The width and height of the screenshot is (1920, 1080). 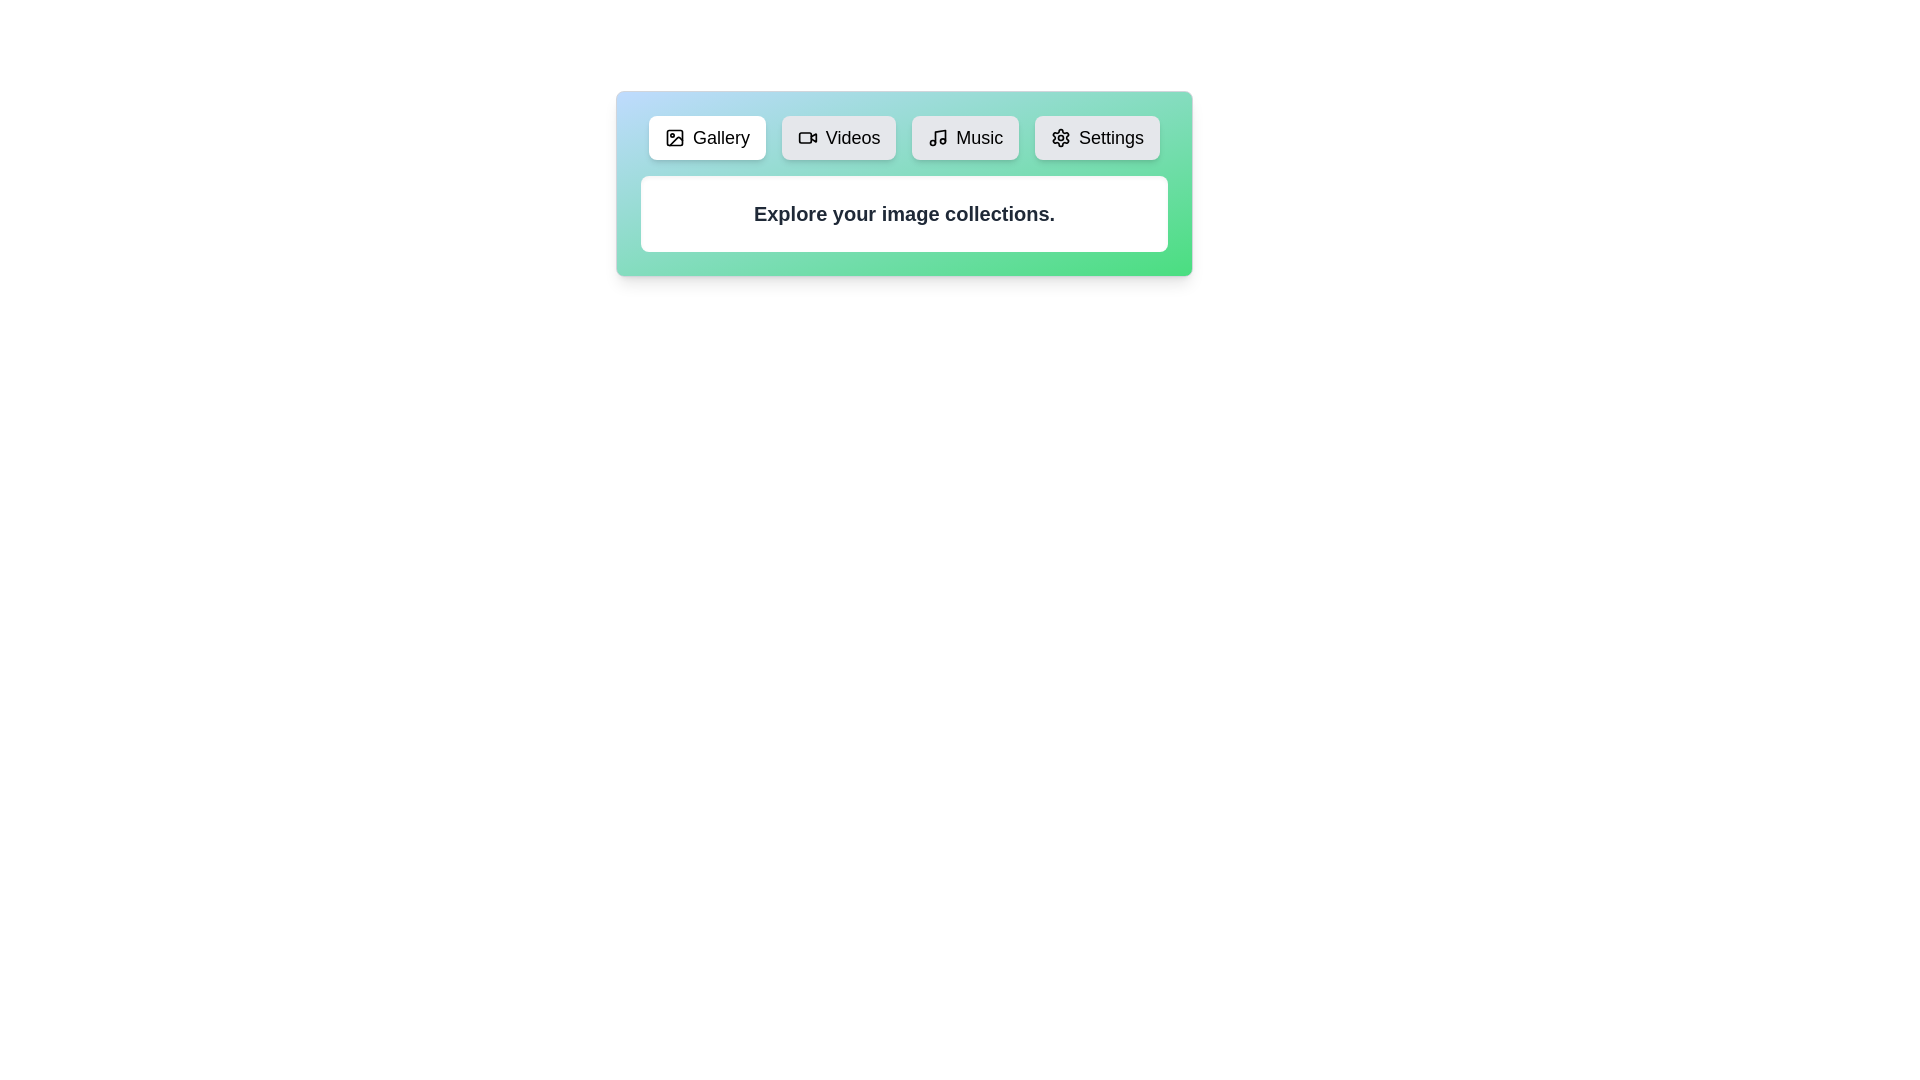 I want to click on the tab labeled Gallery to view its content, so click(x=707, y=137).